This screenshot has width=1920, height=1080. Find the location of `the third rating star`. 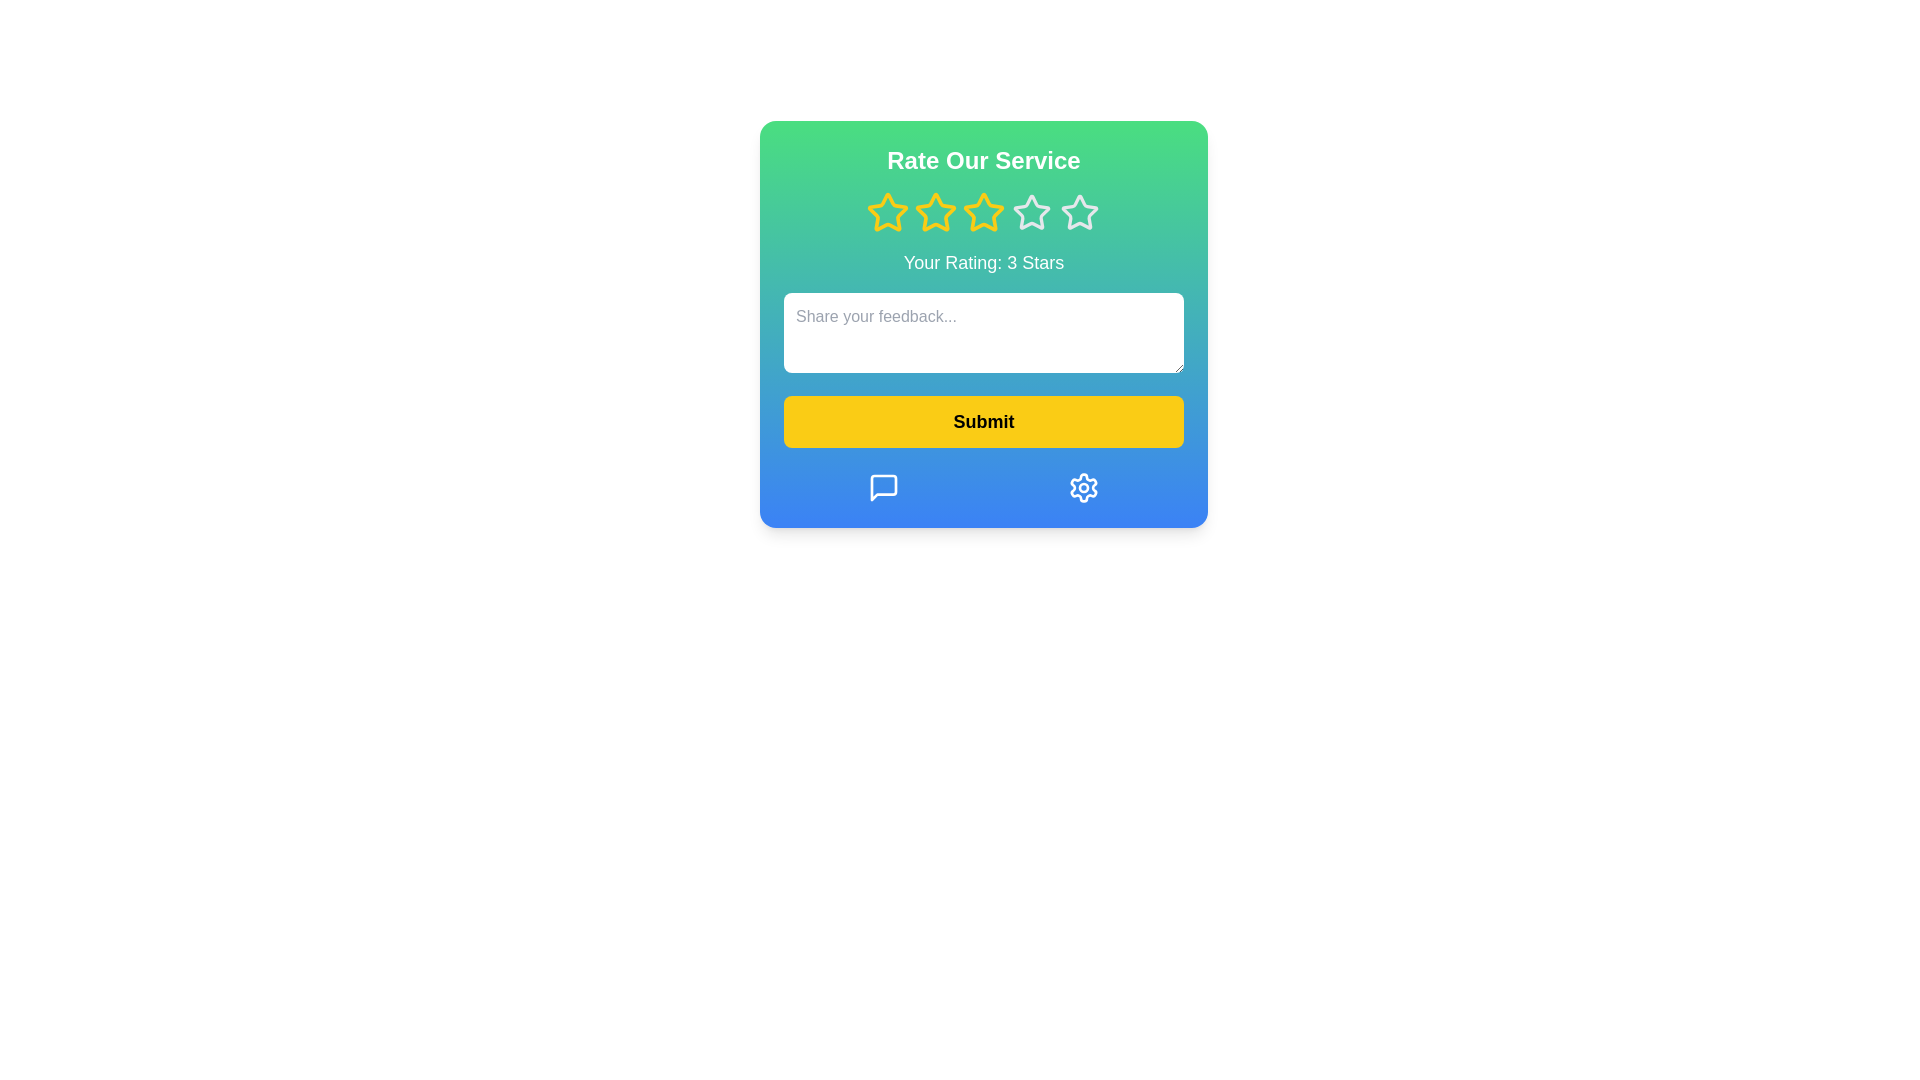

the third rating star is located at coordinates (935, 212).